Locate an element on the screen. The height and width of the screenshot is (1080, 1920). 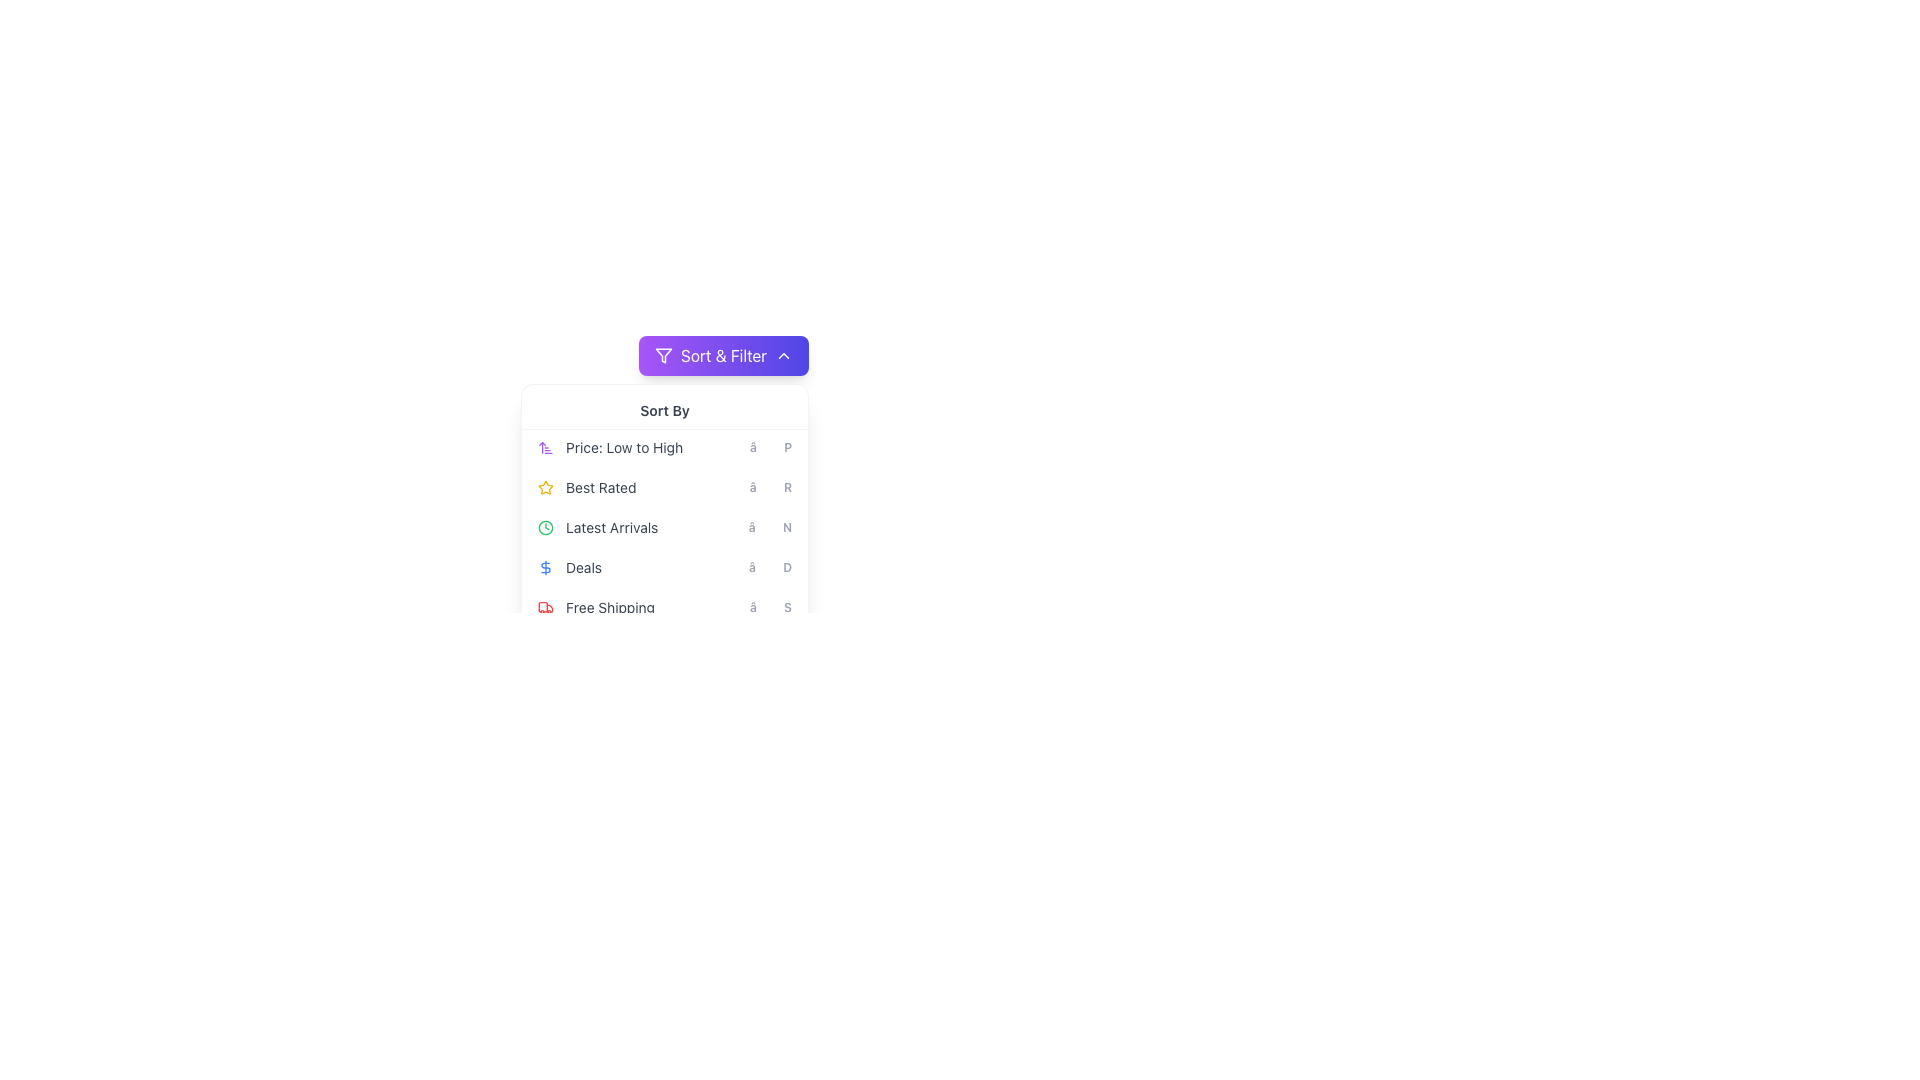
the sorting and filtering icon located within the central area of the purple button labeled 'Sort & Filter' at the top of the interface is located at coordinates (663, 354).